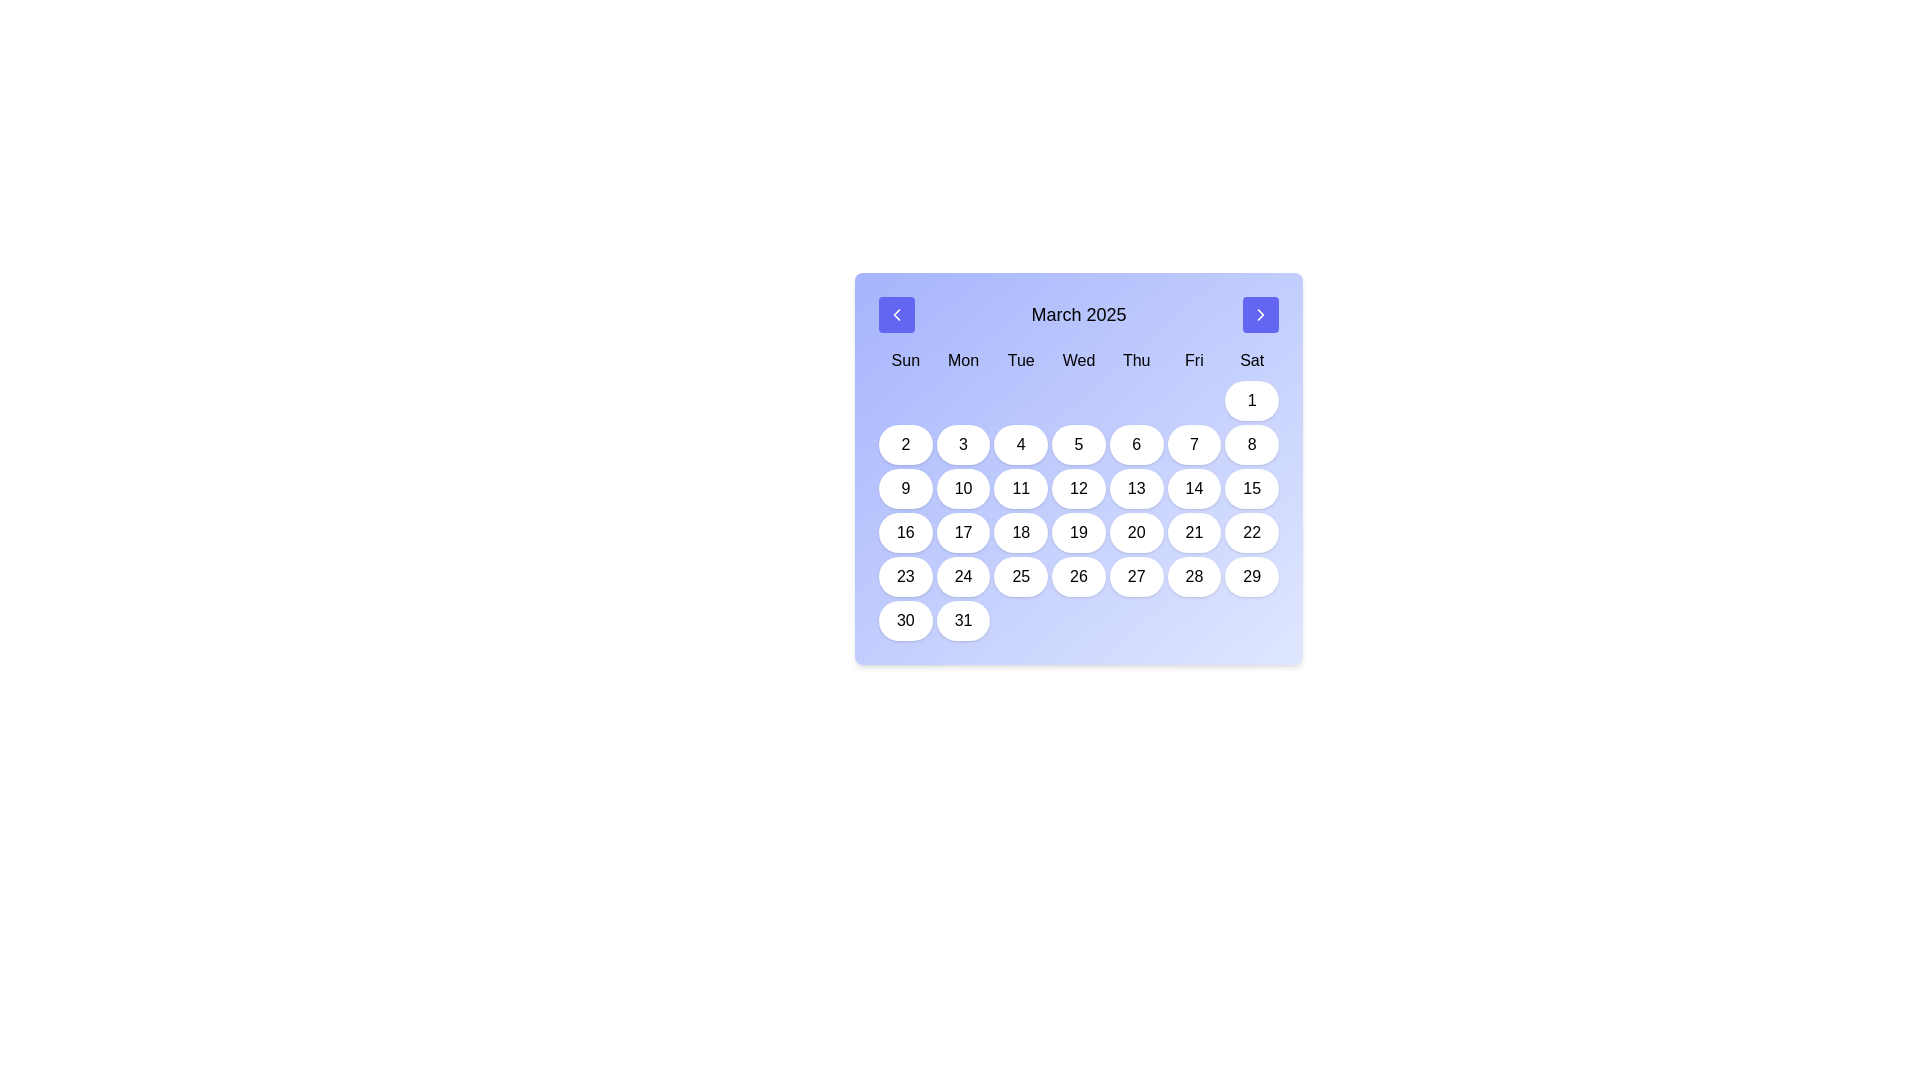 The width and height of the screenshot is (1920, 1080). Describe the element at coordinates (963, 531) in the screenshot. I see `the circular button labeled '17'` at that location.